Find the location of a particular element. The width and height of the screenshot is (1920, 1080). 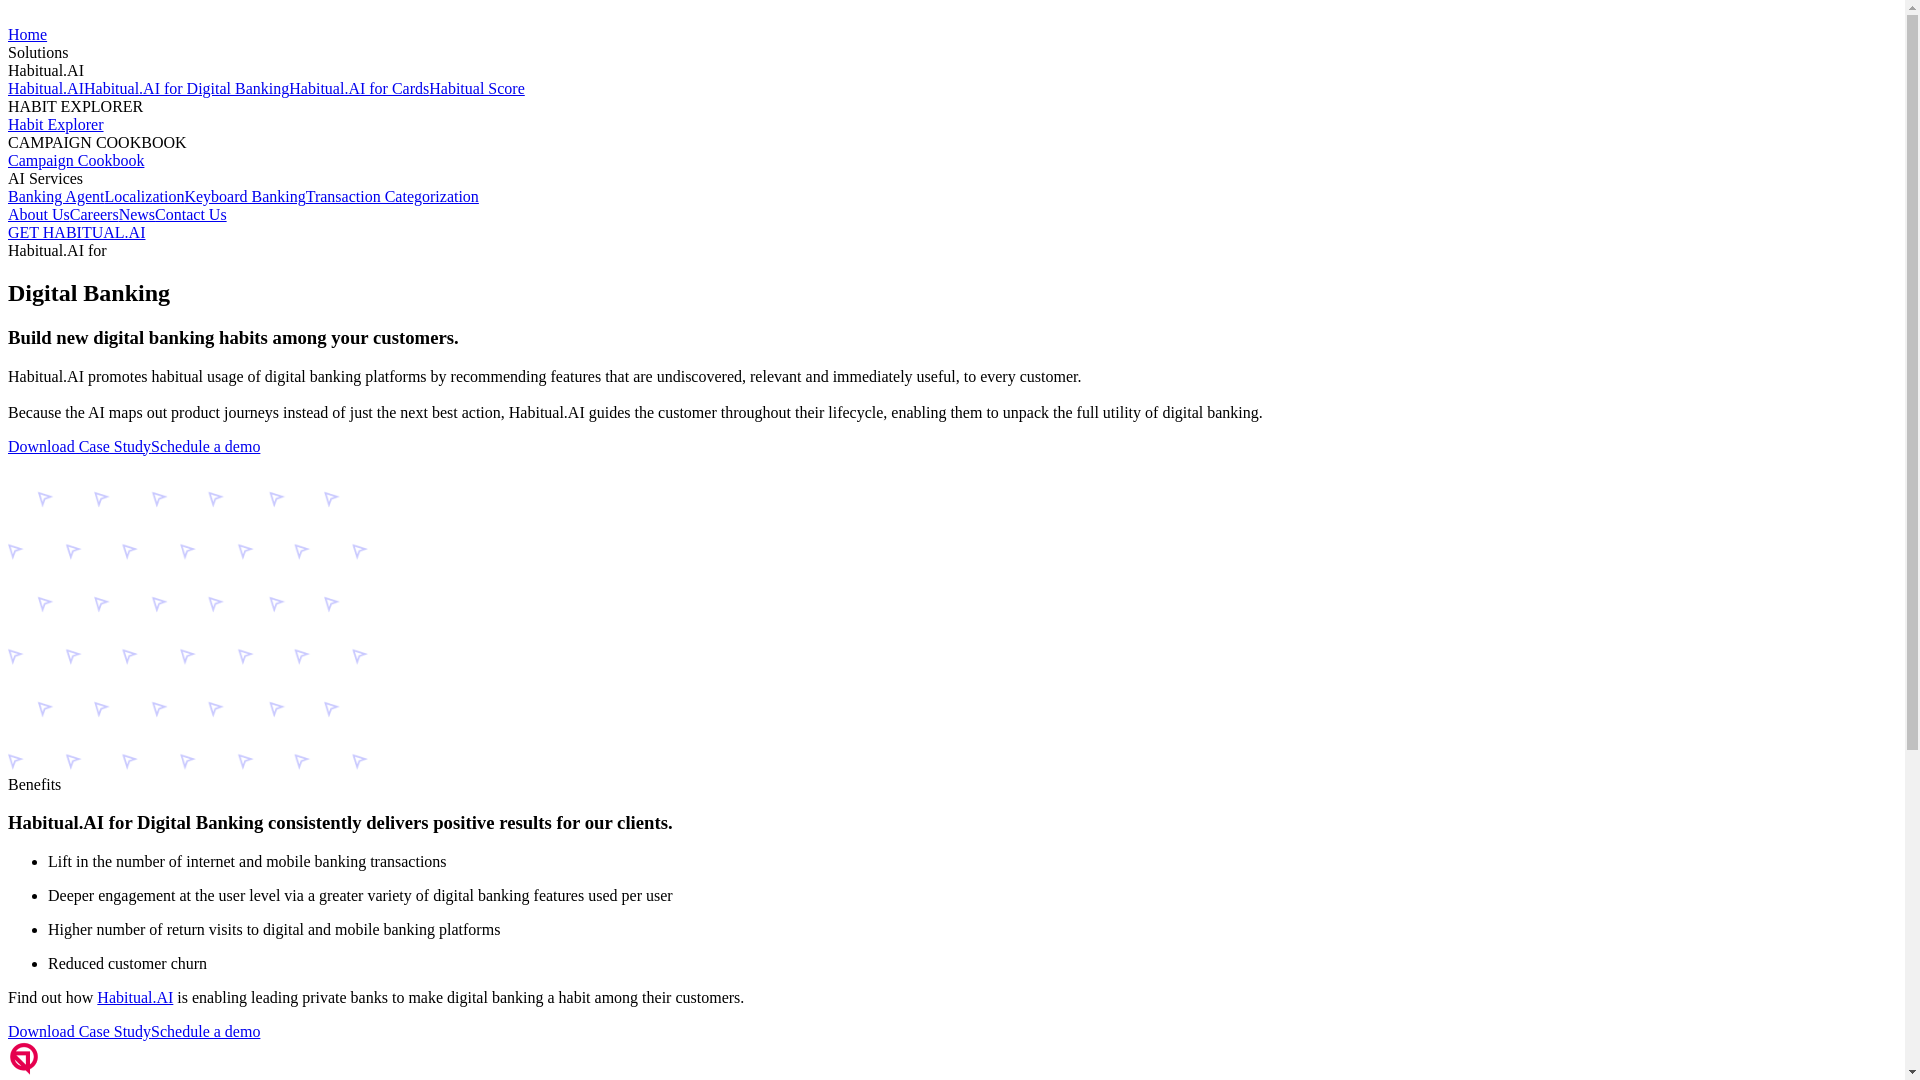

'Habitual.AI' is located at coordinates (133, 997).